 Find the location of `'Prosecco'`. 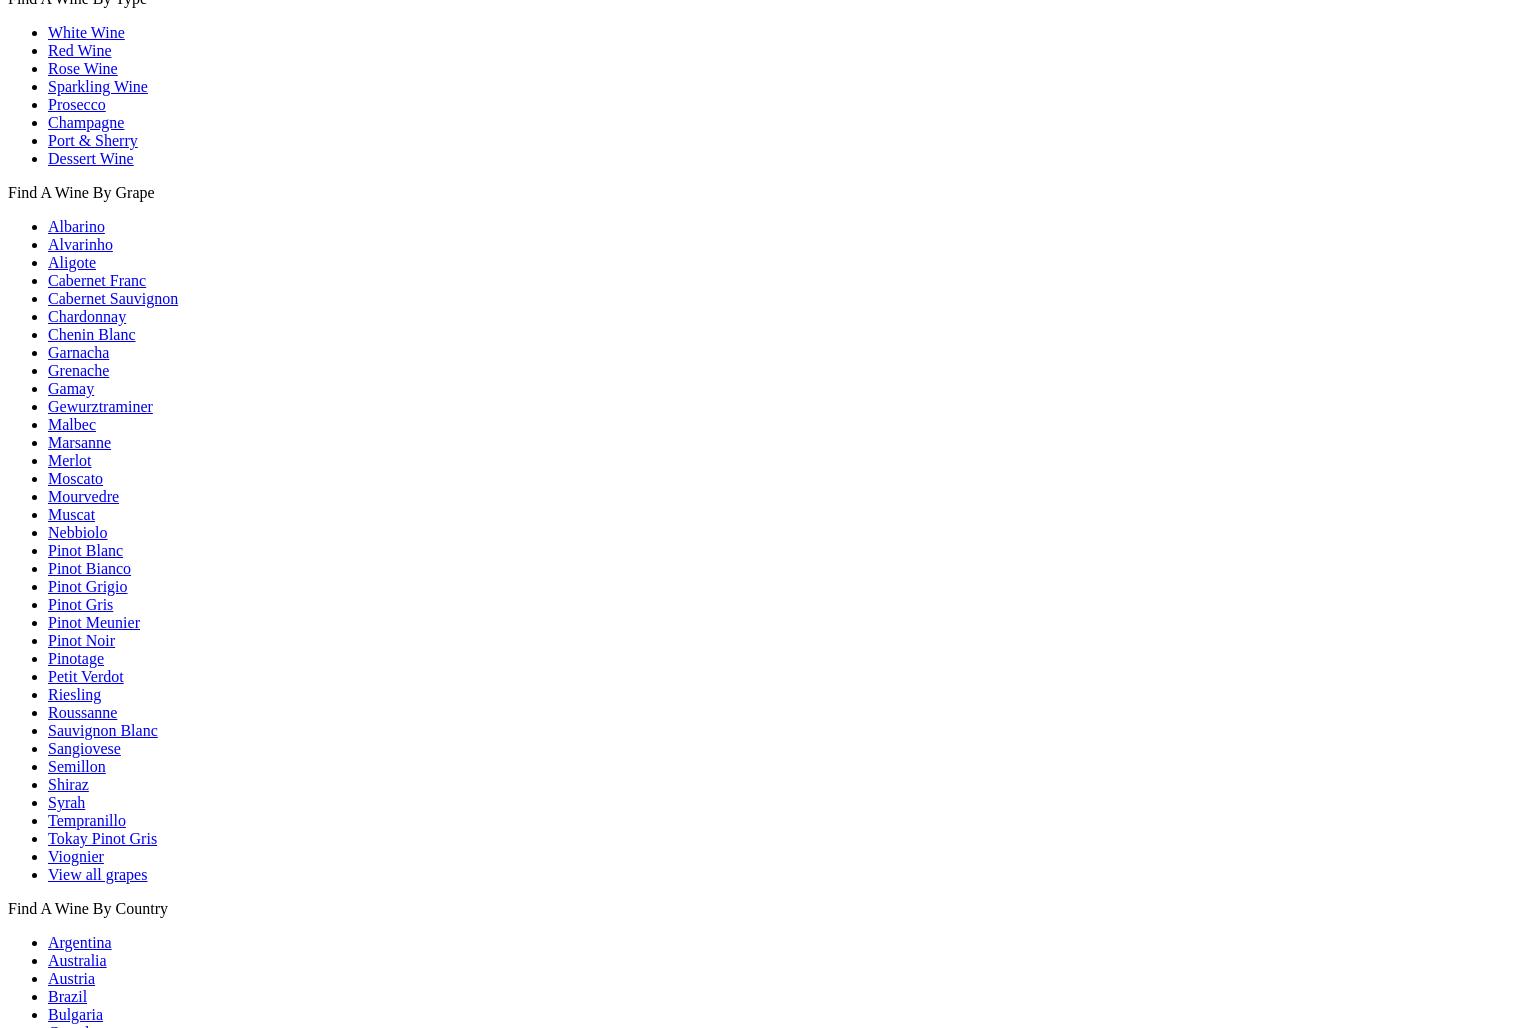

'Prosecco' is located at coordinates (76, 102).